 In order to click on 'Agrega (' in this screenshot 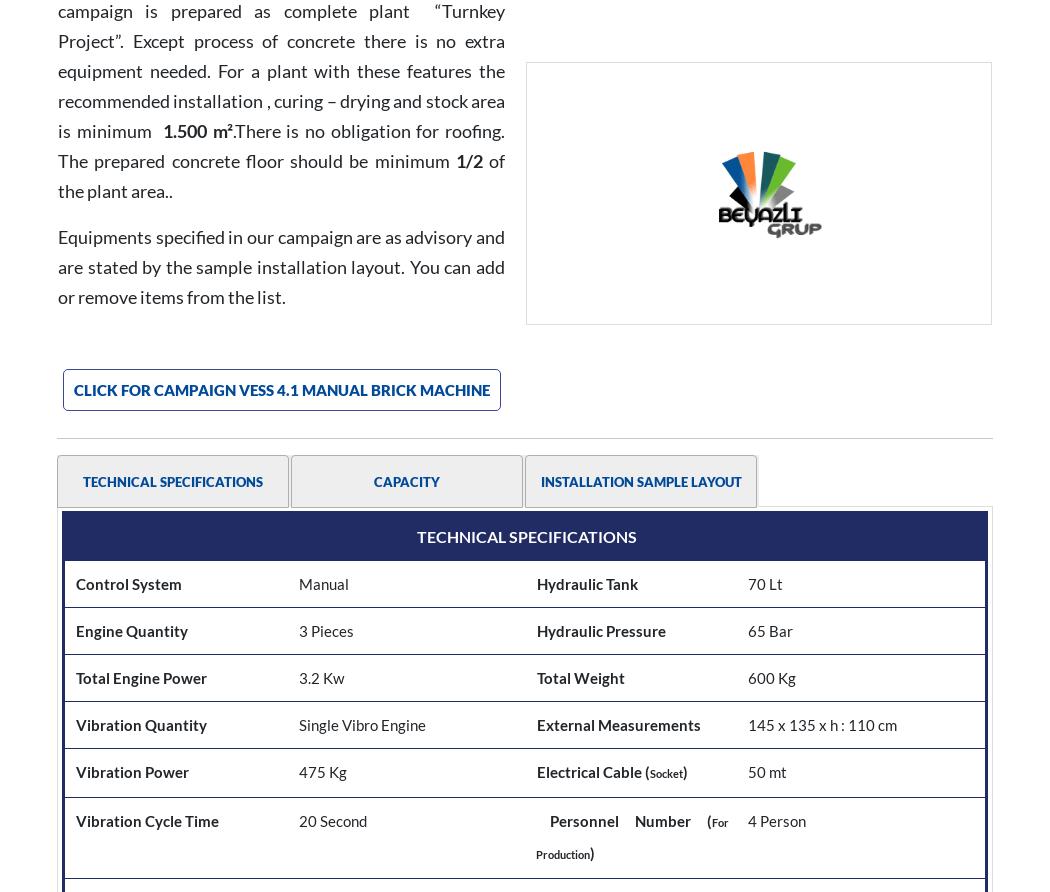, I will do `click(564, 339)`.